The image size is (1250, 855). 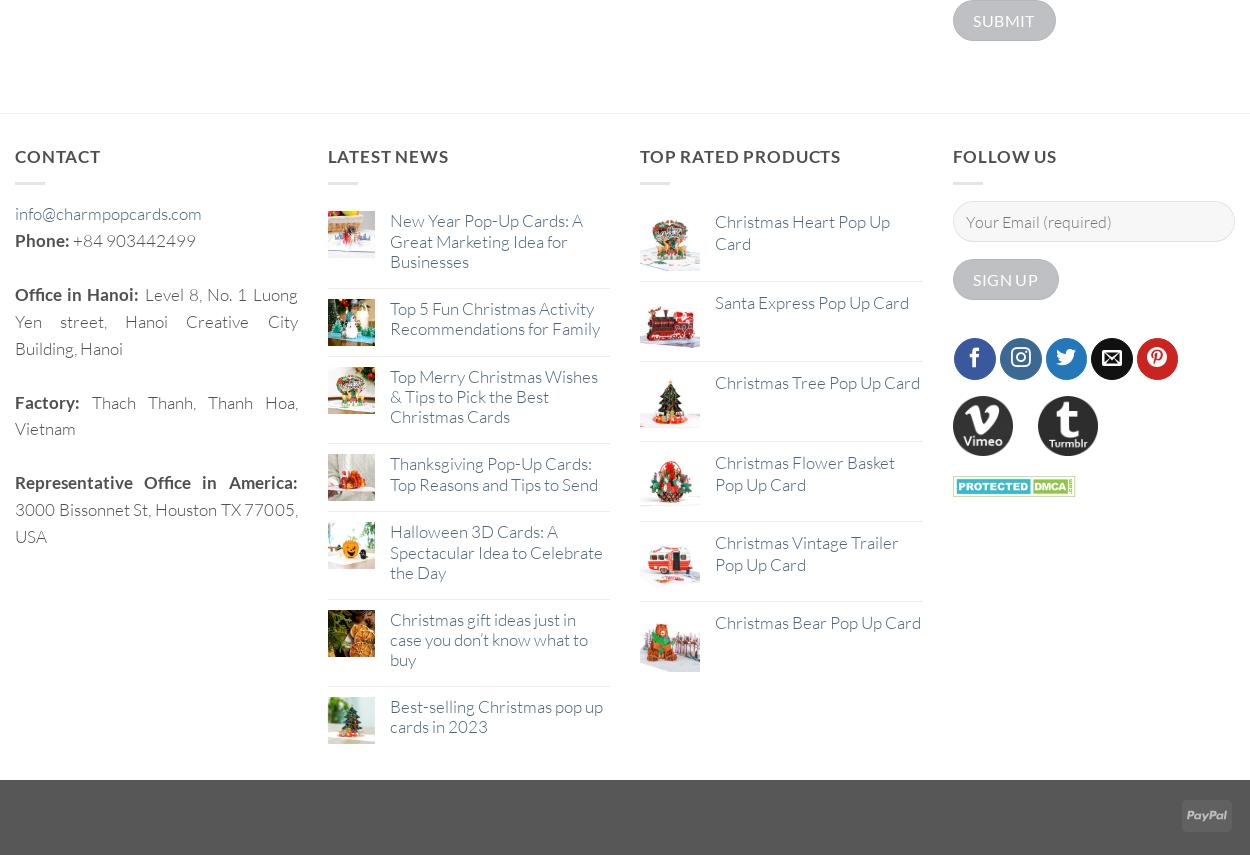 What do you see at coordinates (78, 294) in the screenshot?
I see `'Office in Hanoi:'` at bounding box center [78, 294].